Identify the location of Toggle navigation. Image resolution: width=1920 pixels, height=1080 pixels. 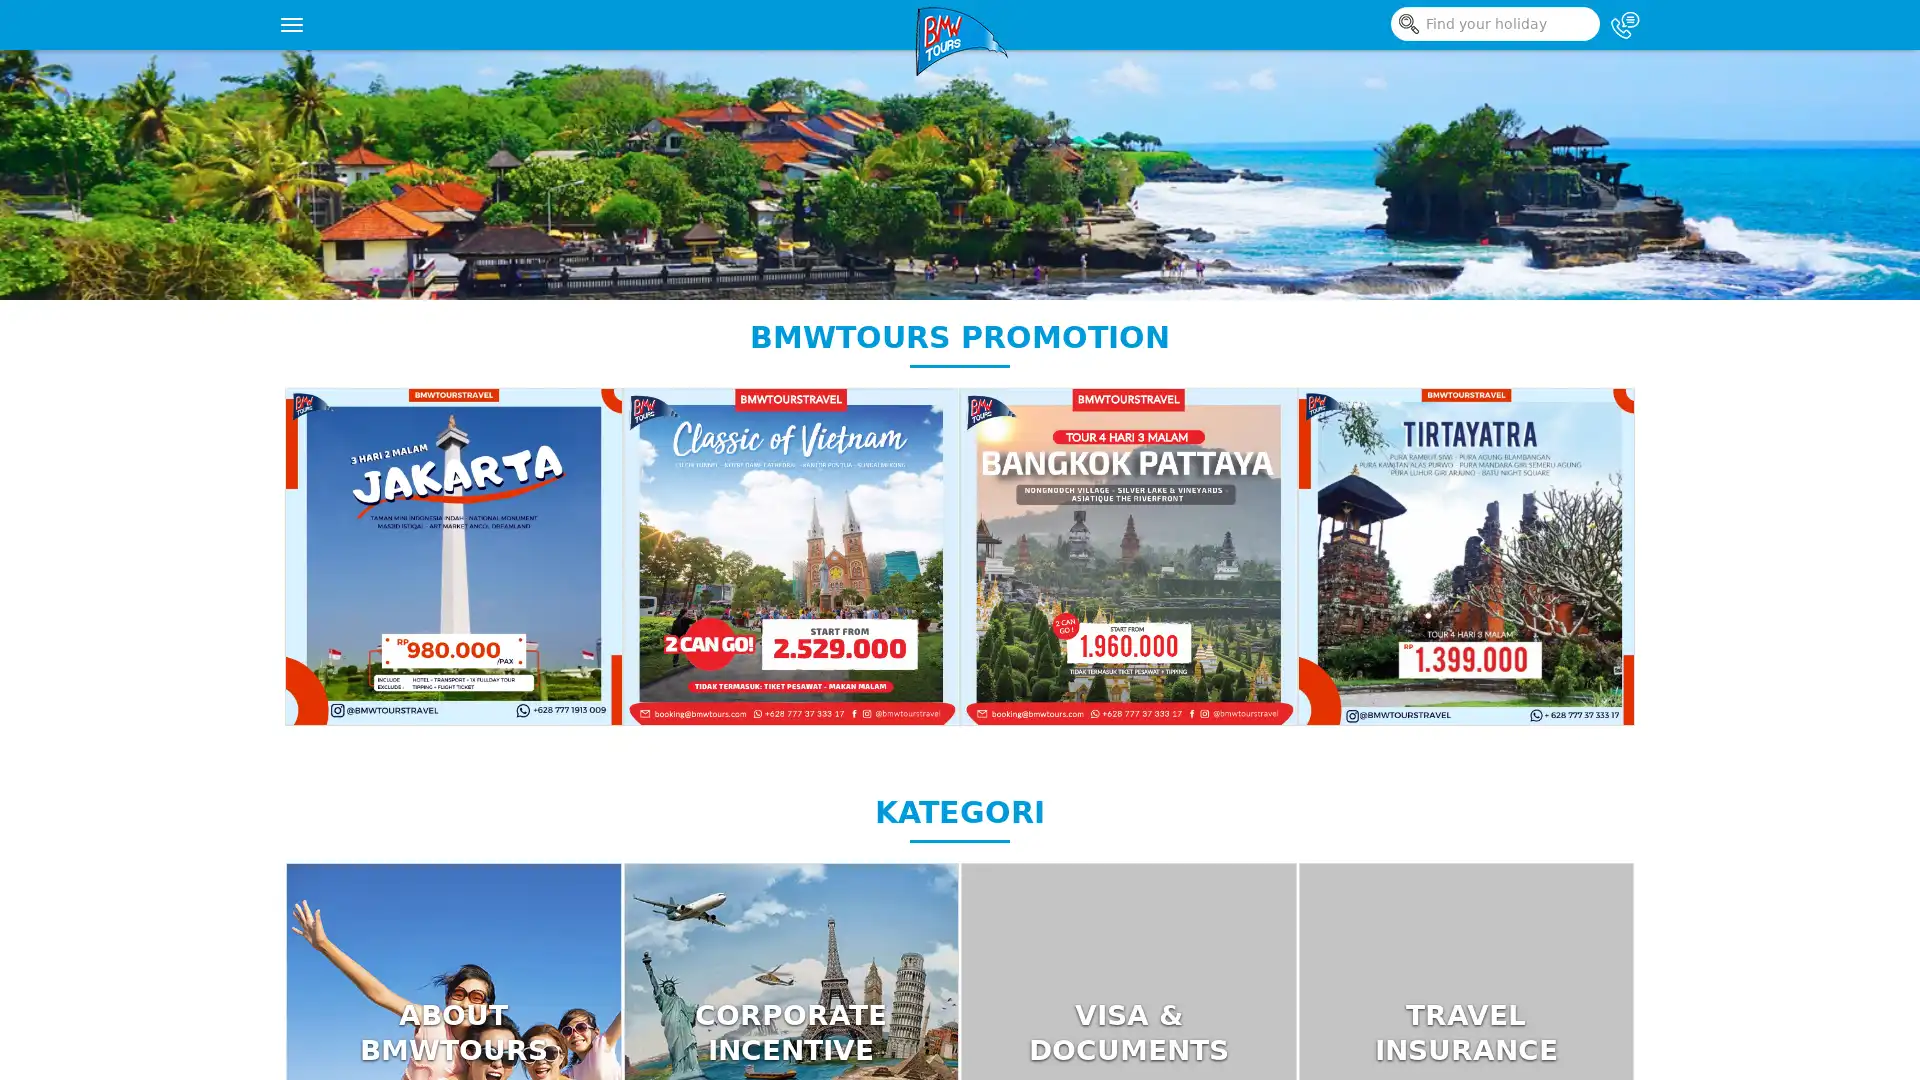
(291, 24).